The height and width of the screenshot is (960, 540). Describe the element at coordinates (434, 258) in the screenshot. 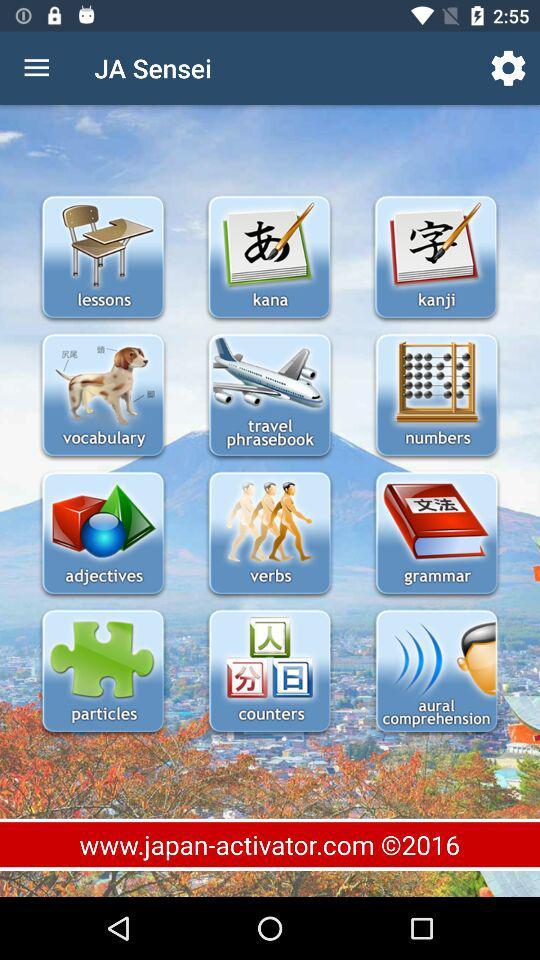

I see `kanji directory` at that location.